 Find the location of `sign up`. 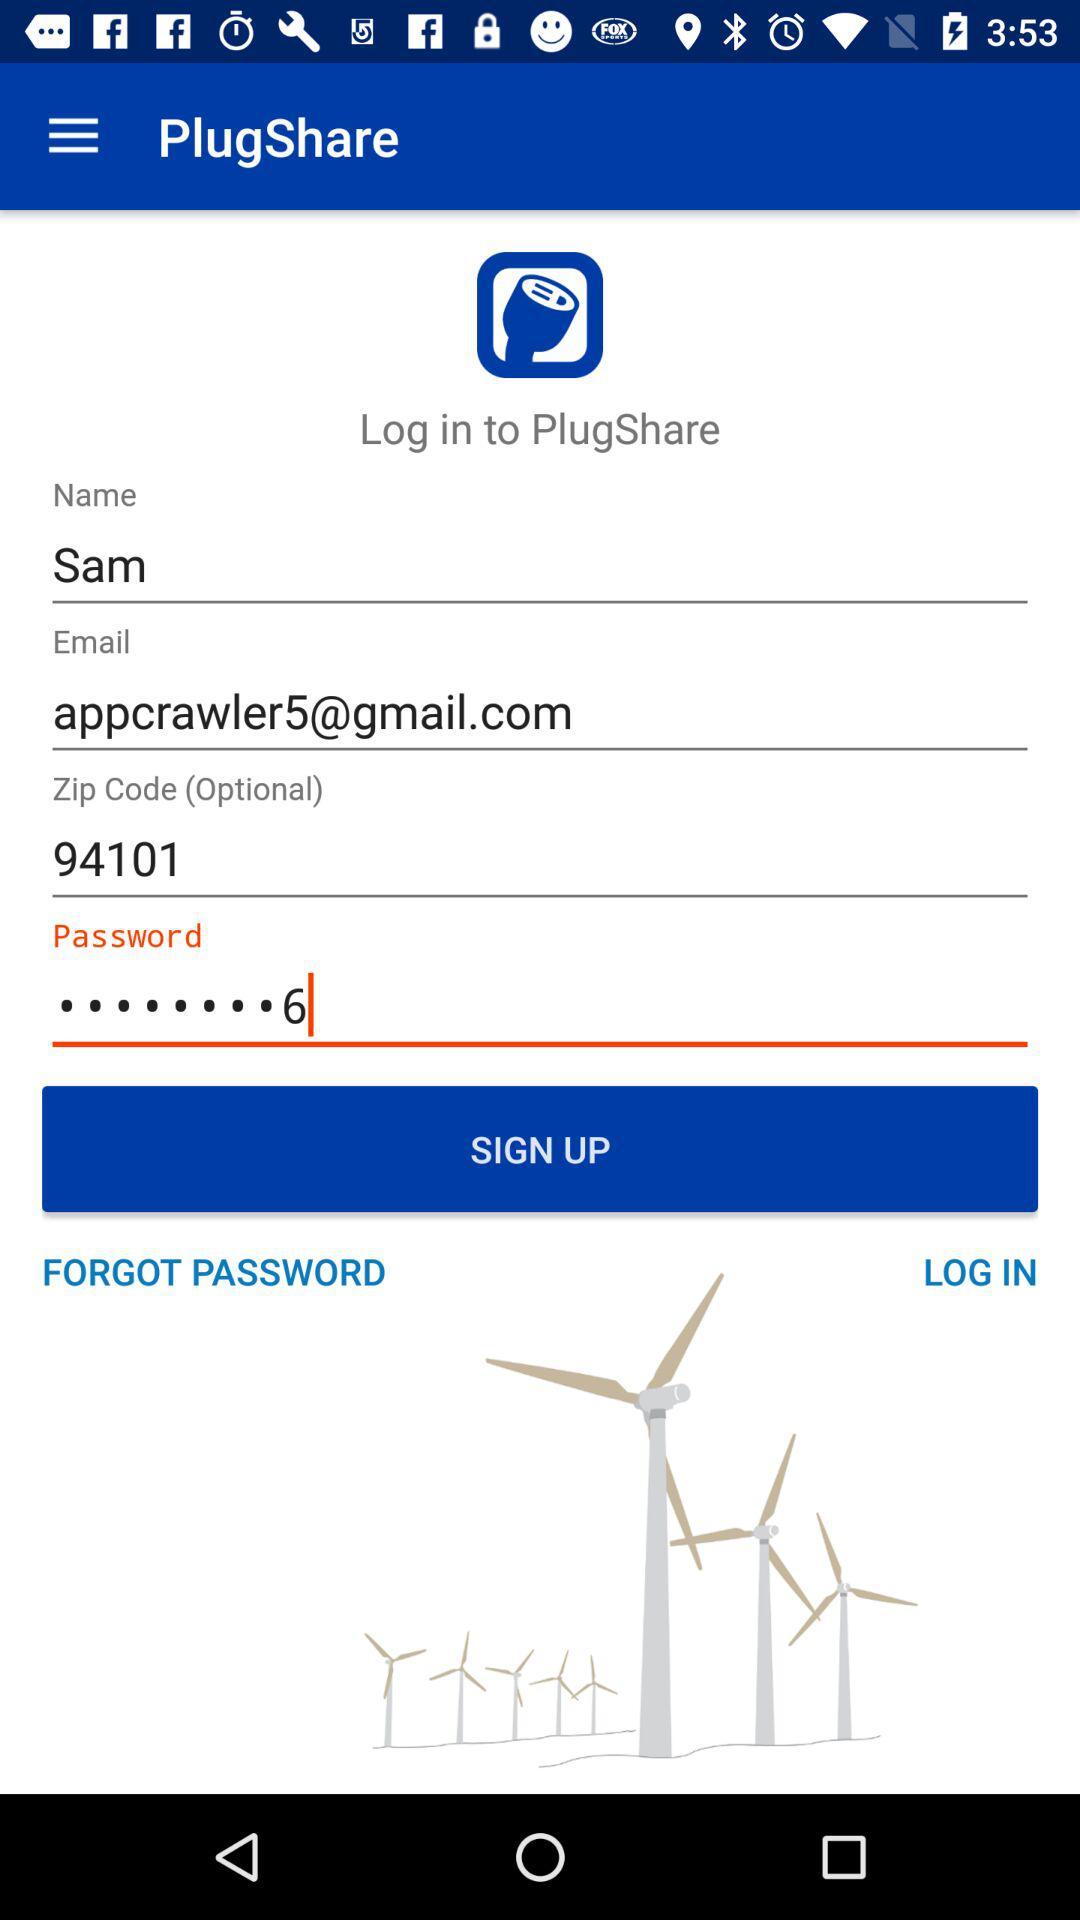

sign up is located at coordinates (540, 1148).